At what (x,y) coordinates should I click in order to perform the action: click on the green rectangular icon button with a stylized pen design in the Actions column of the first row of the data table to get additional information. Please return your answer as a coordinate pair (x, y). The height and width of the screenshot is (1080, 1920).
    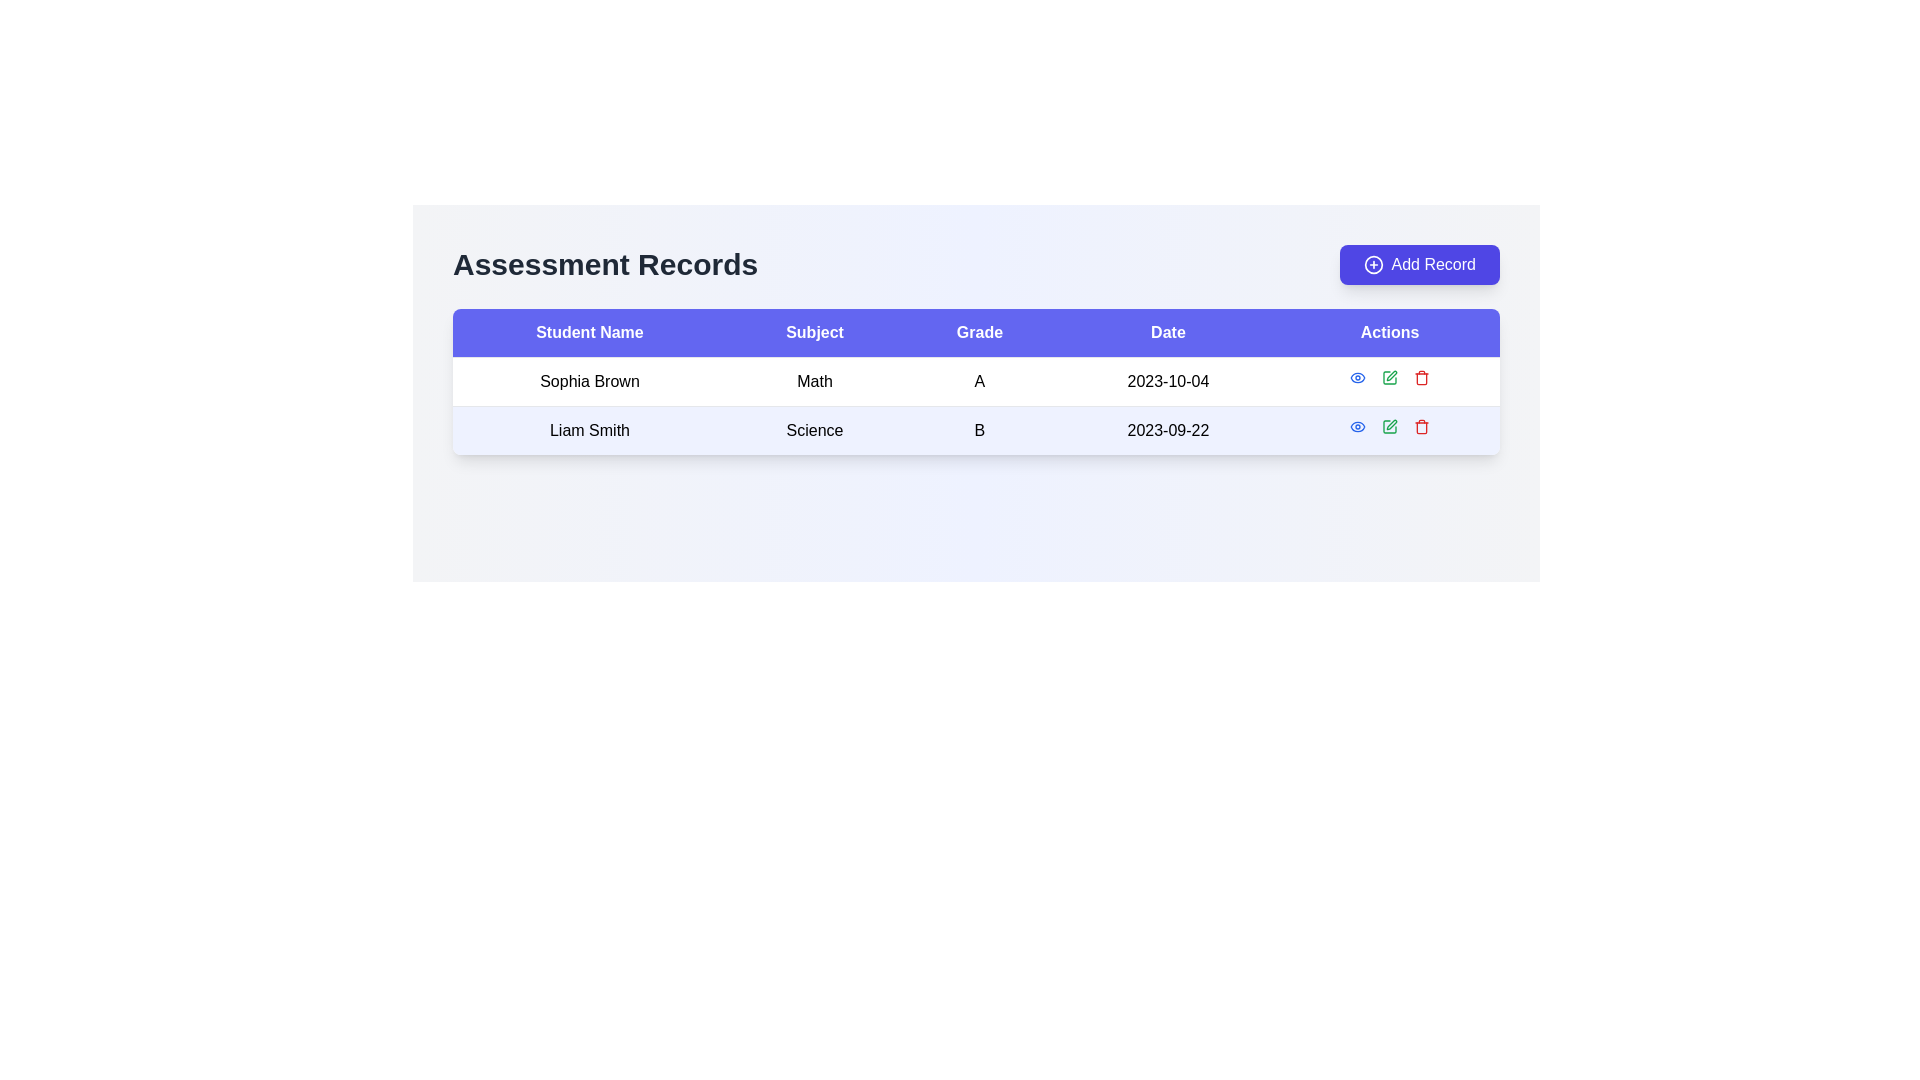
    Looking at the image, I should click on (1389, 378).